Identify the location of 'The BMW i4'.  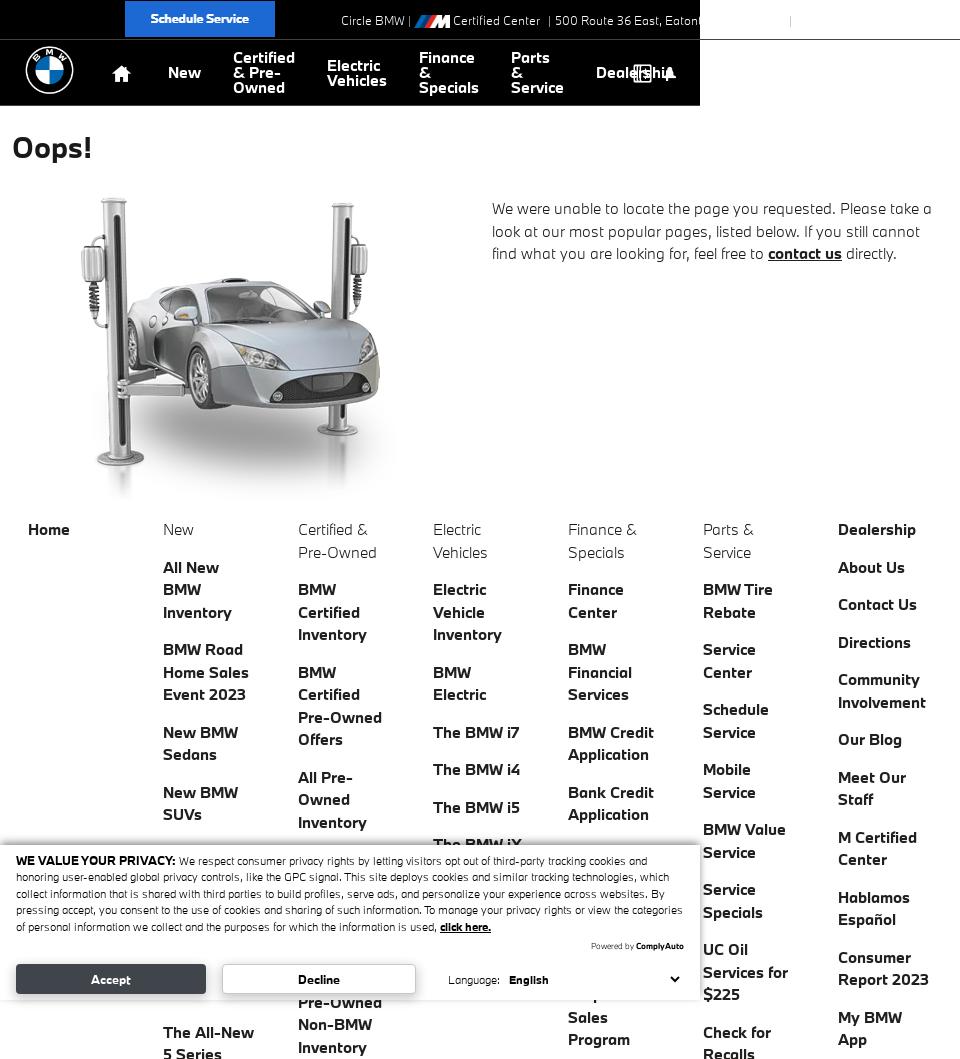
(476, 768).